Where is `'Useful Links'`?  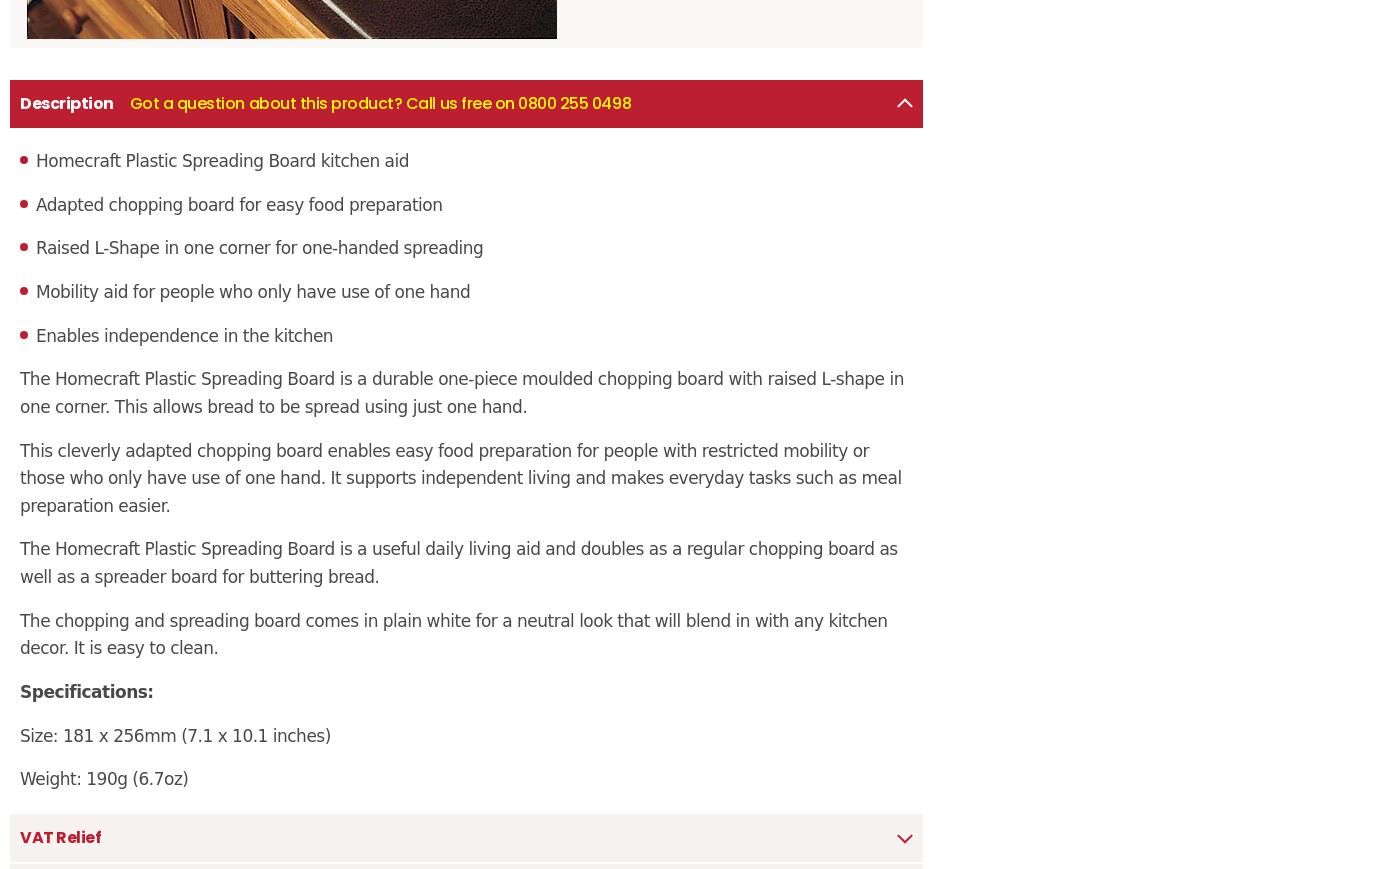 'Useful Links' is located at coordinates (609, 347).